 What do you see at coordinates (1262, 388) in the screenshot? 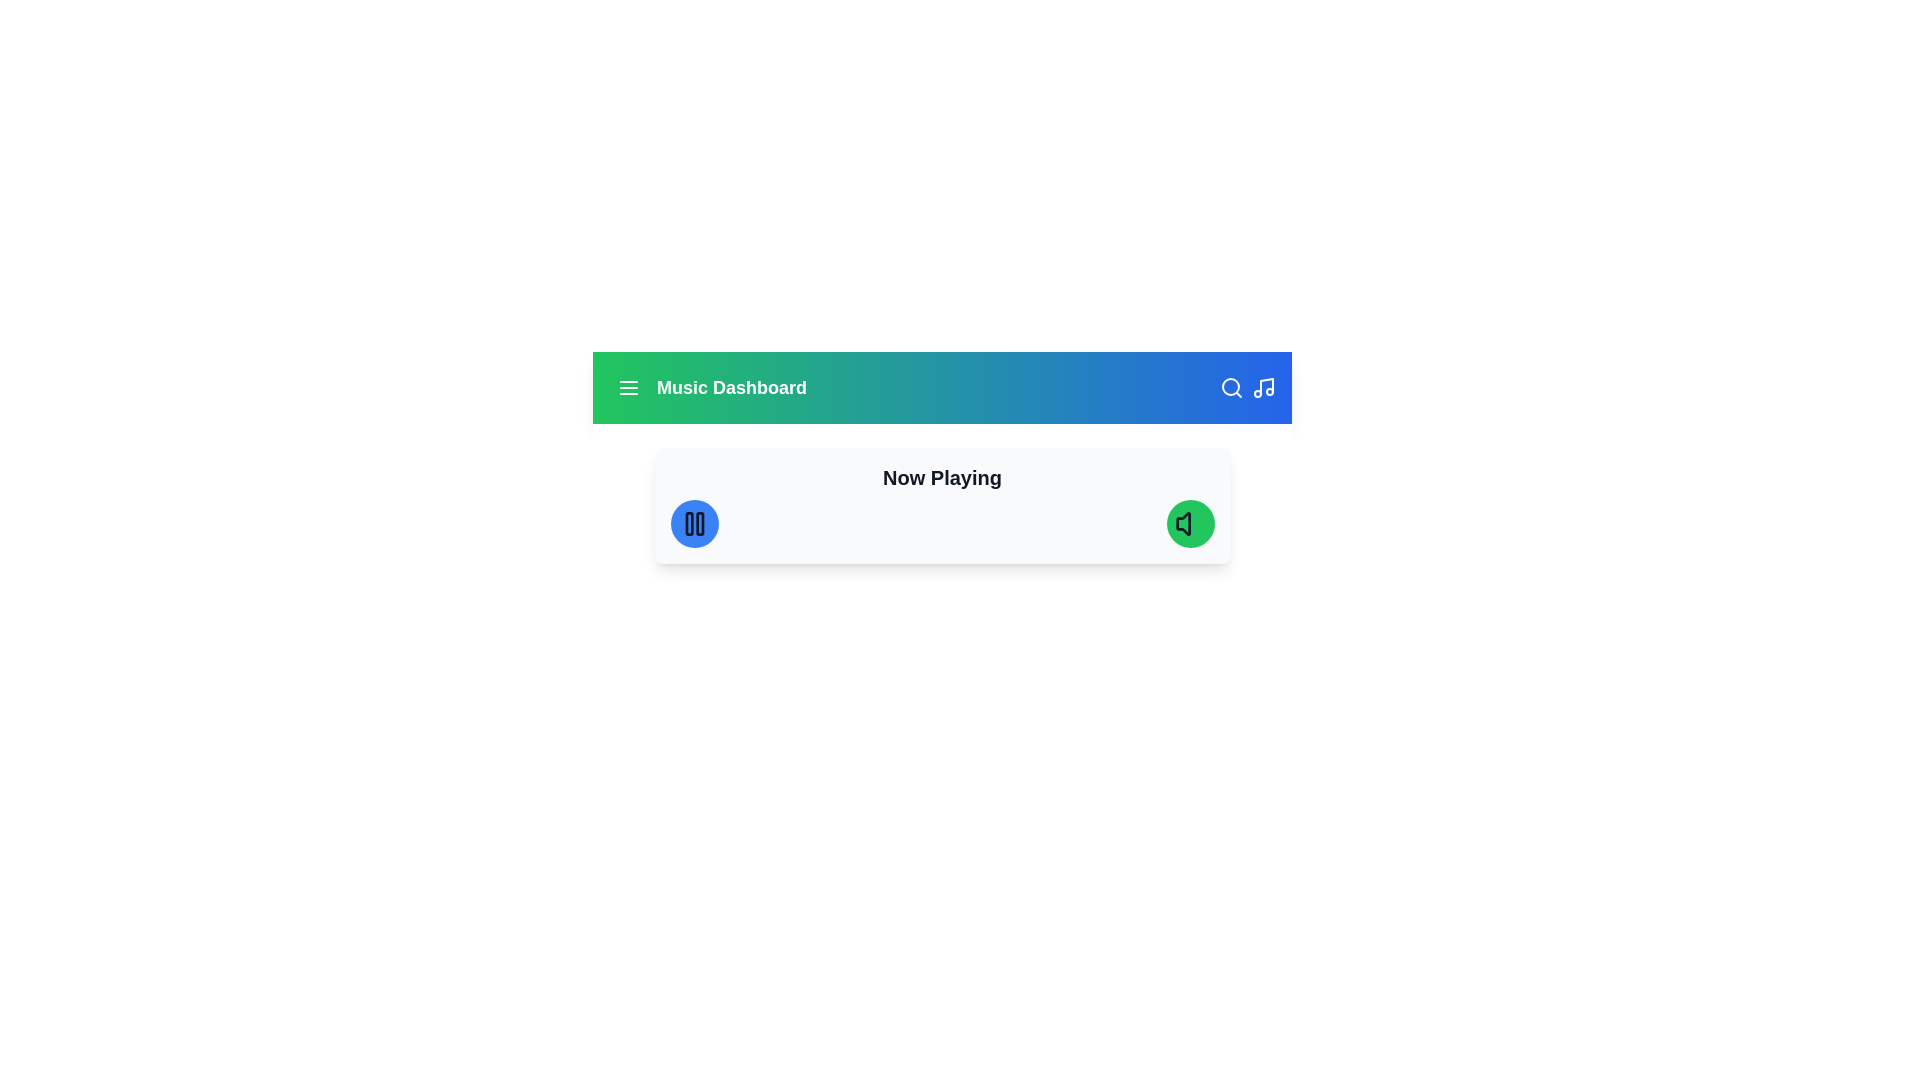
I see `music button located at the top-right corner of the MusicDashboard component` at bounding box center [1262, 388].